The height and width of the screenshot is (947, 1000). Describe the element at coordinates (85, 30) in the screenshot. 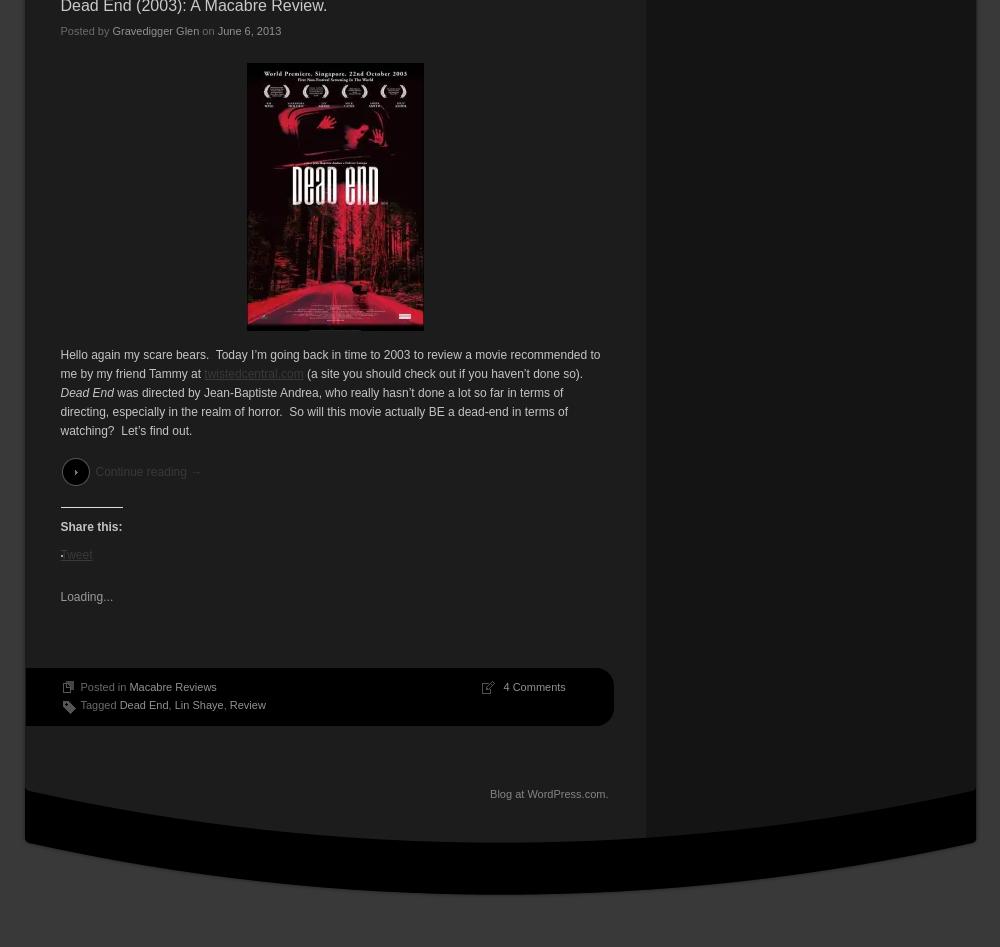

I see `'Posted by'` at that location.